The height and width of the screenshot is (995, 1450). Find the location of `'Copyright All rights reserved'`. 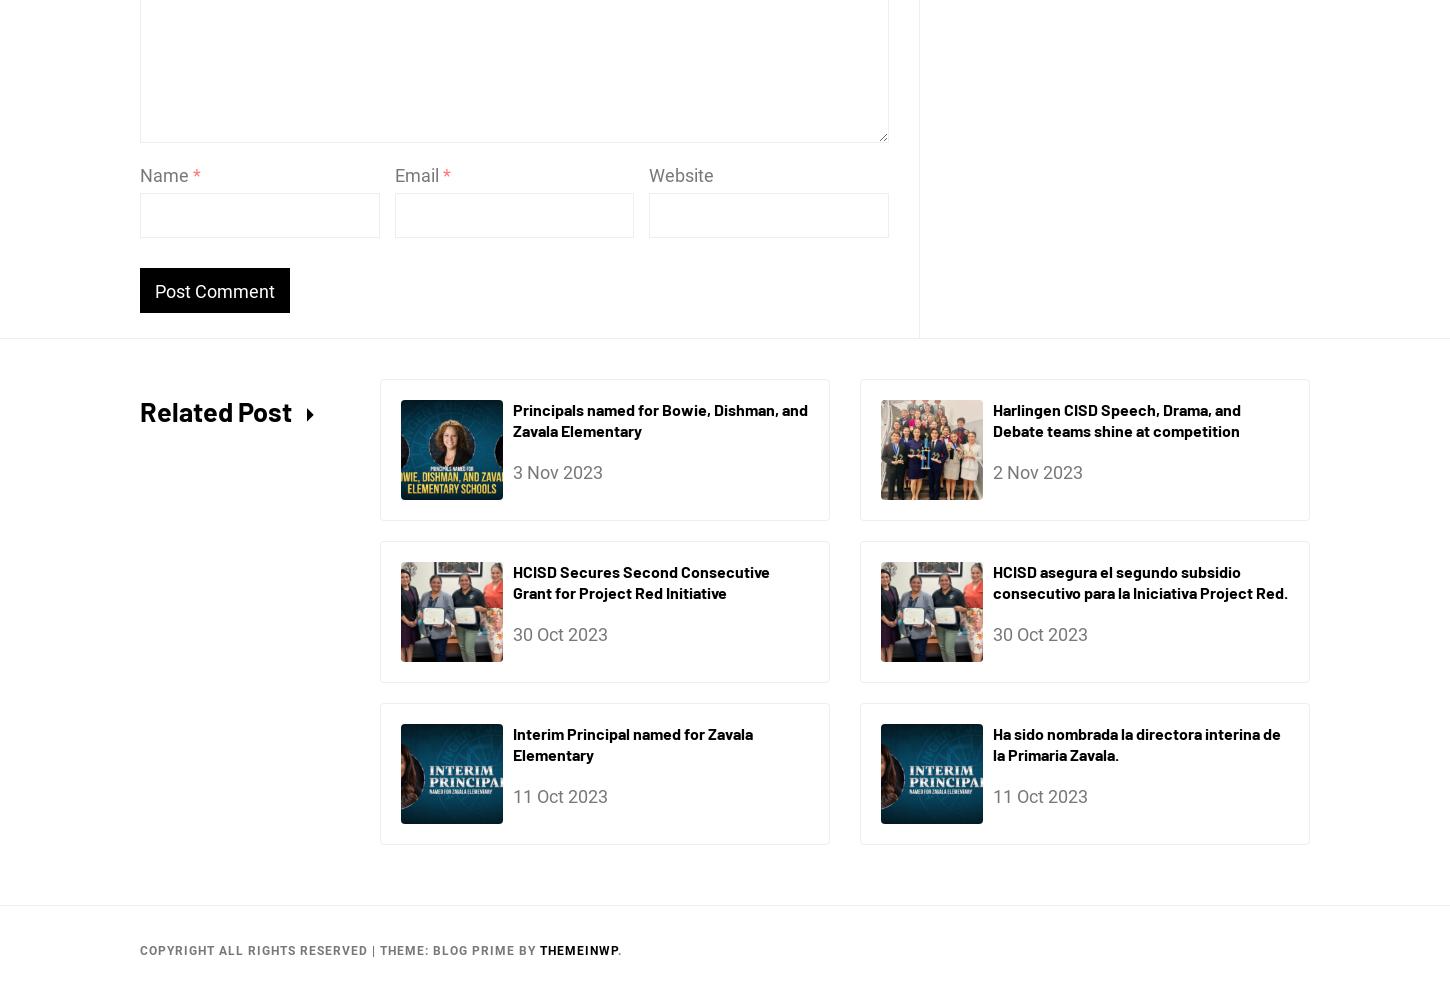

'Copyright All rights reserved' is located at coordinates (256, 951).